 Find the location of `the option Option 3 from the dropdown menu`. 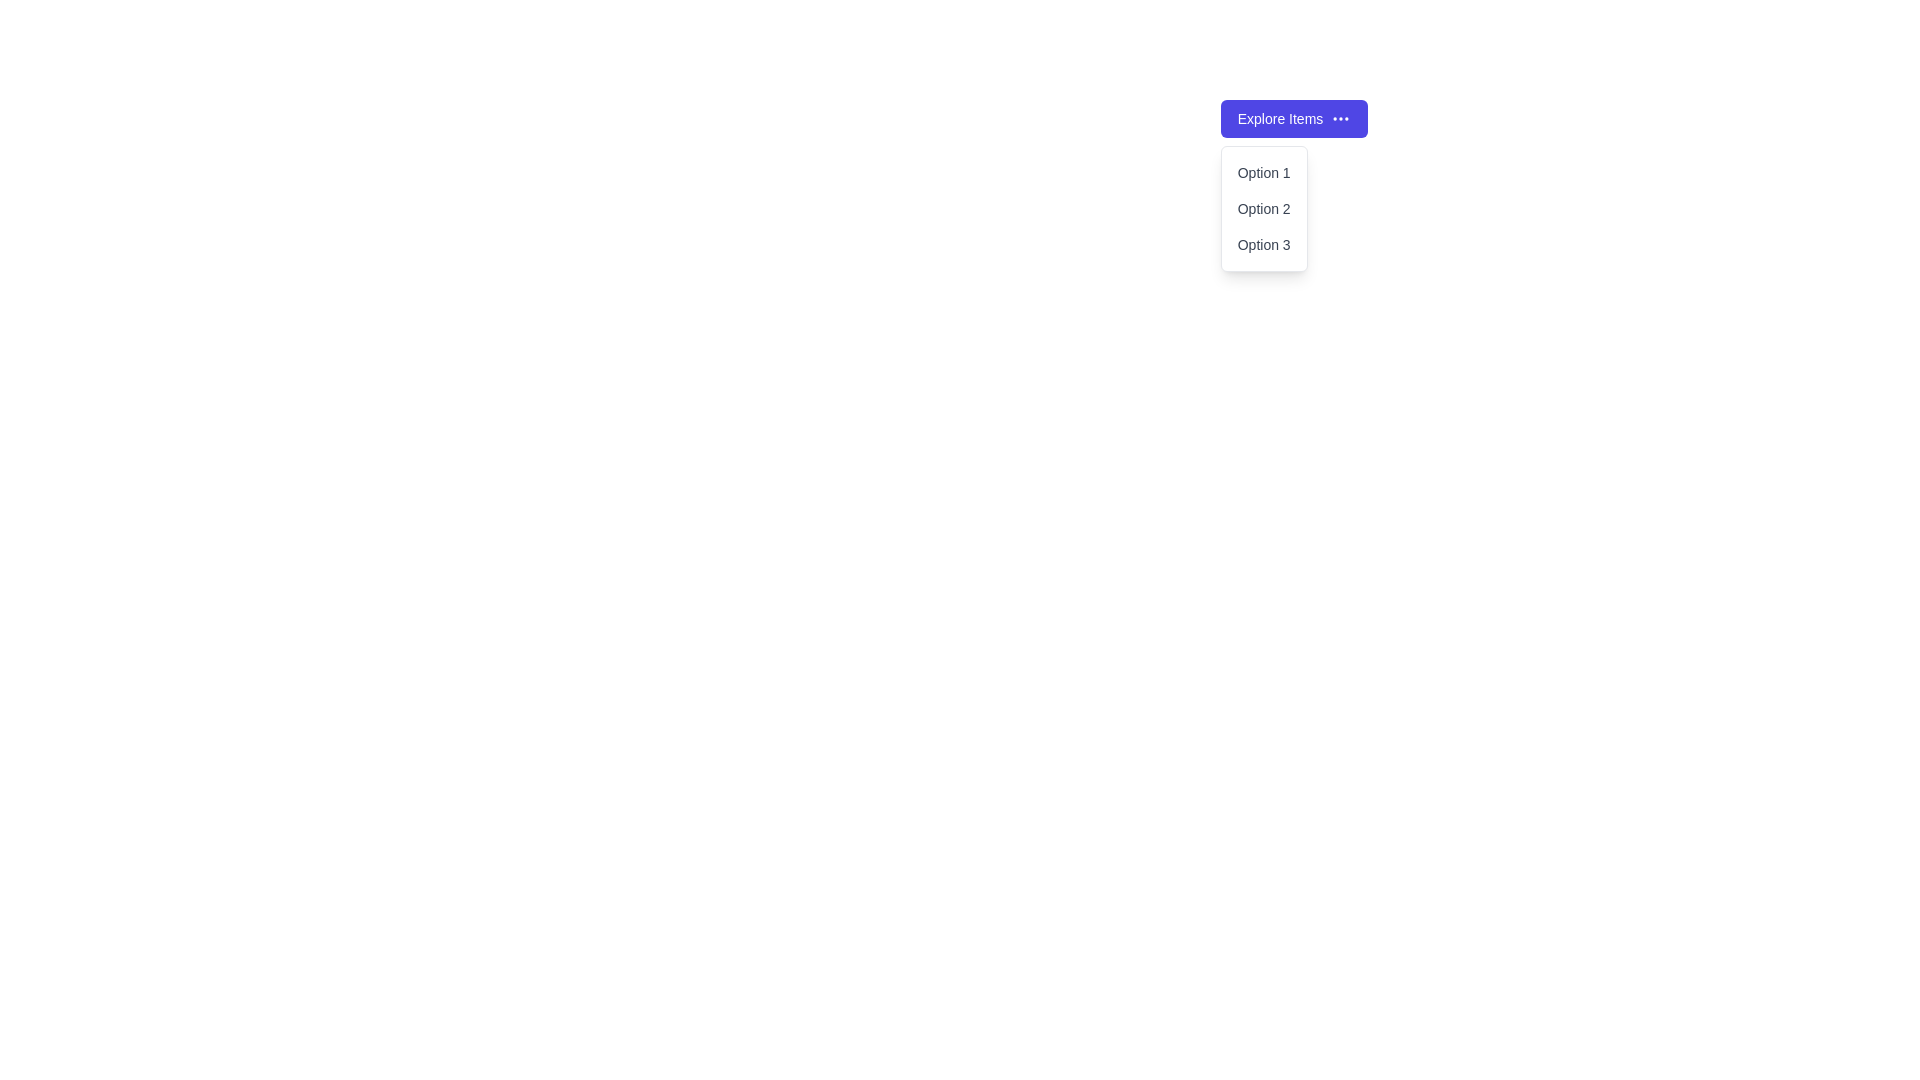

the option Option 3 from the dropdown menu is located at coordinates (1263, 244).